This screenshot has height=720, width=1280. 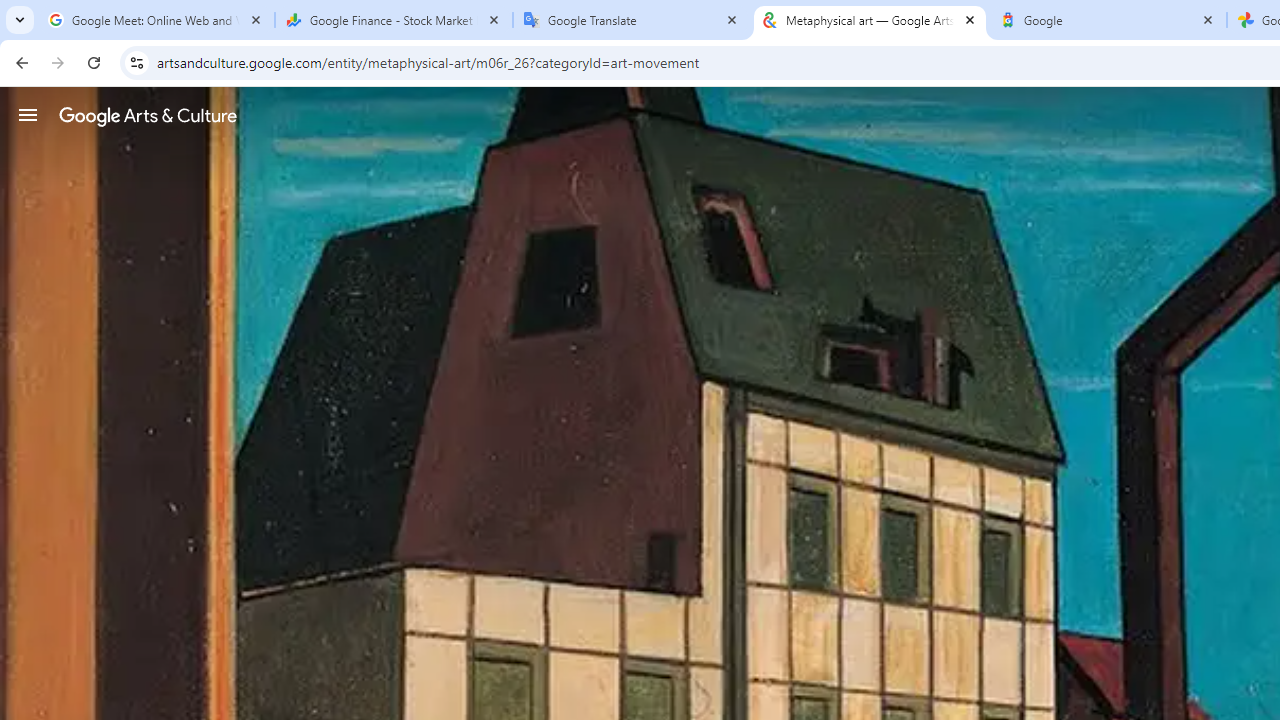 What do you see at coordinates (28, 114) in the screenshot?
I see `'Menu'` at bounding box center [28, 114].